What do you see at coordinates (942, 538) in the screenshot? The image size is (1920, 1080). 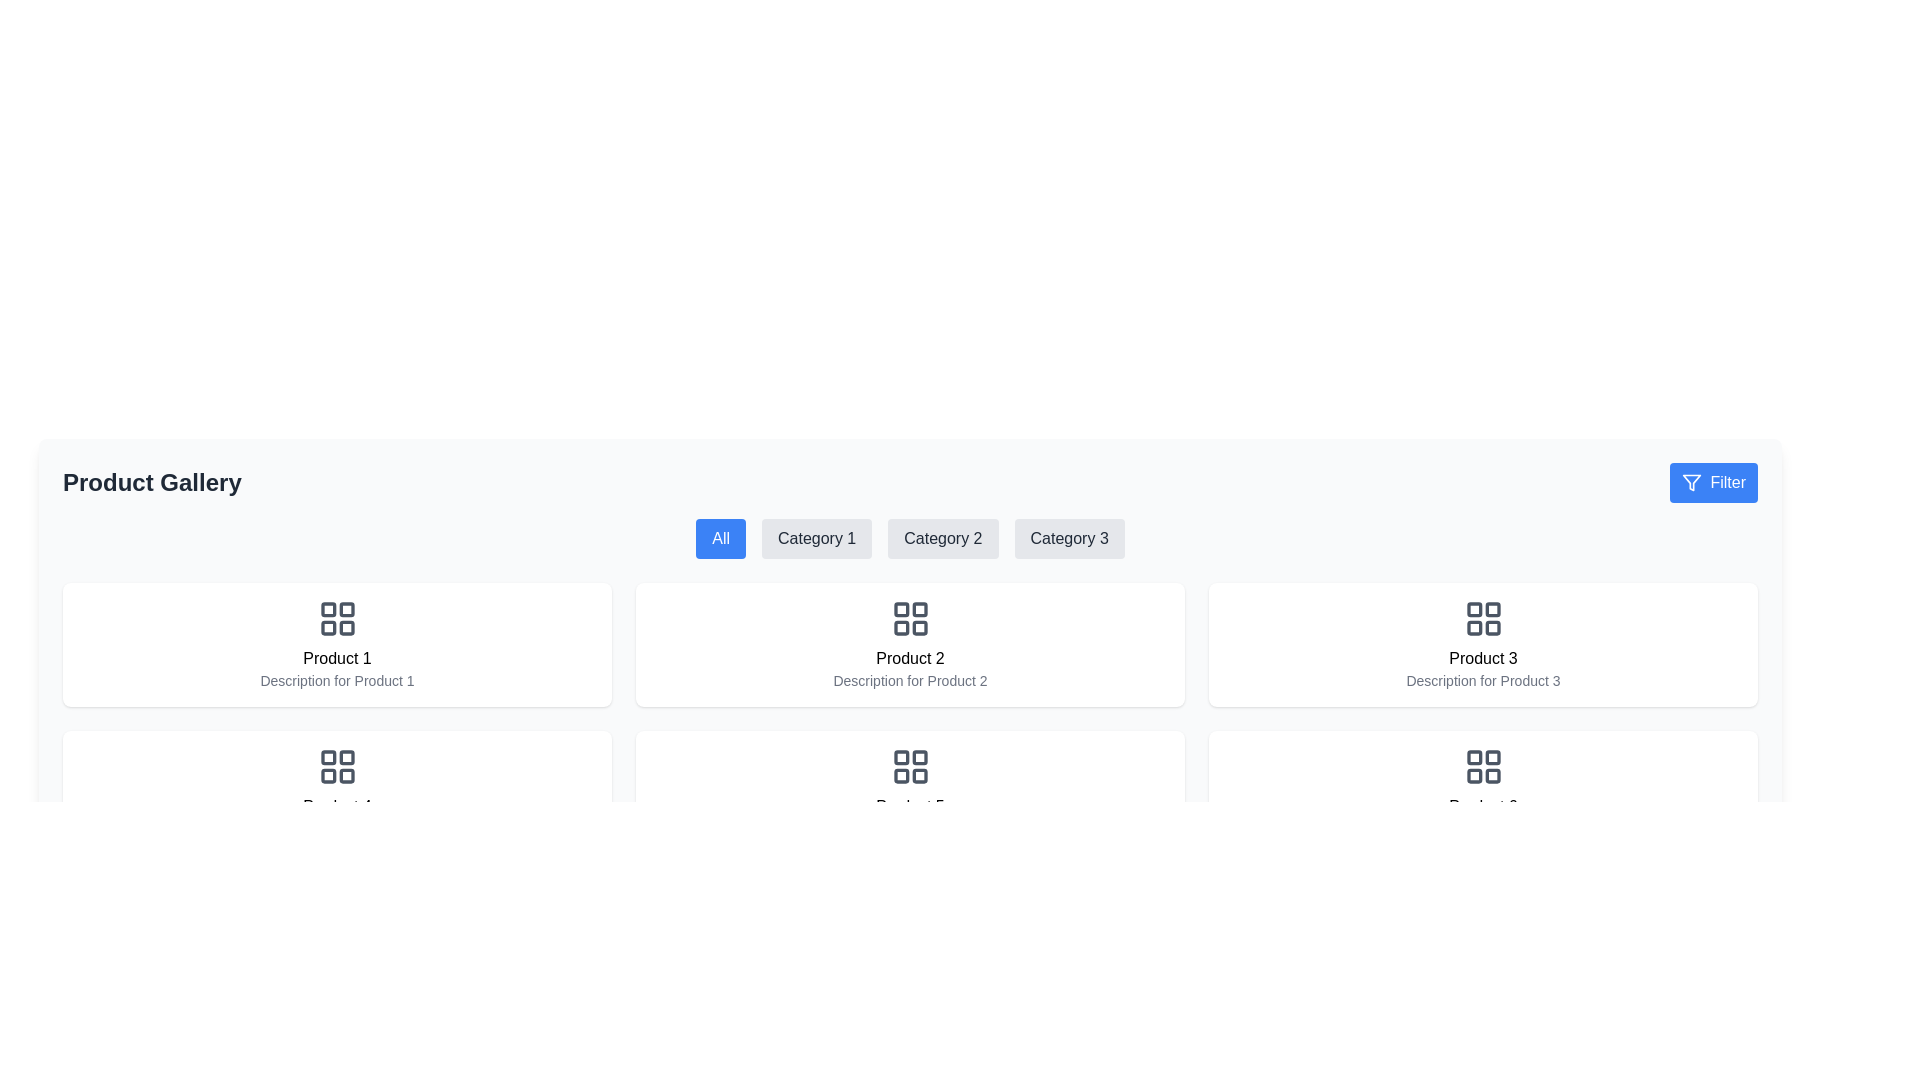 I see `the 'Category 2' button` at bounding box center [942, 538].